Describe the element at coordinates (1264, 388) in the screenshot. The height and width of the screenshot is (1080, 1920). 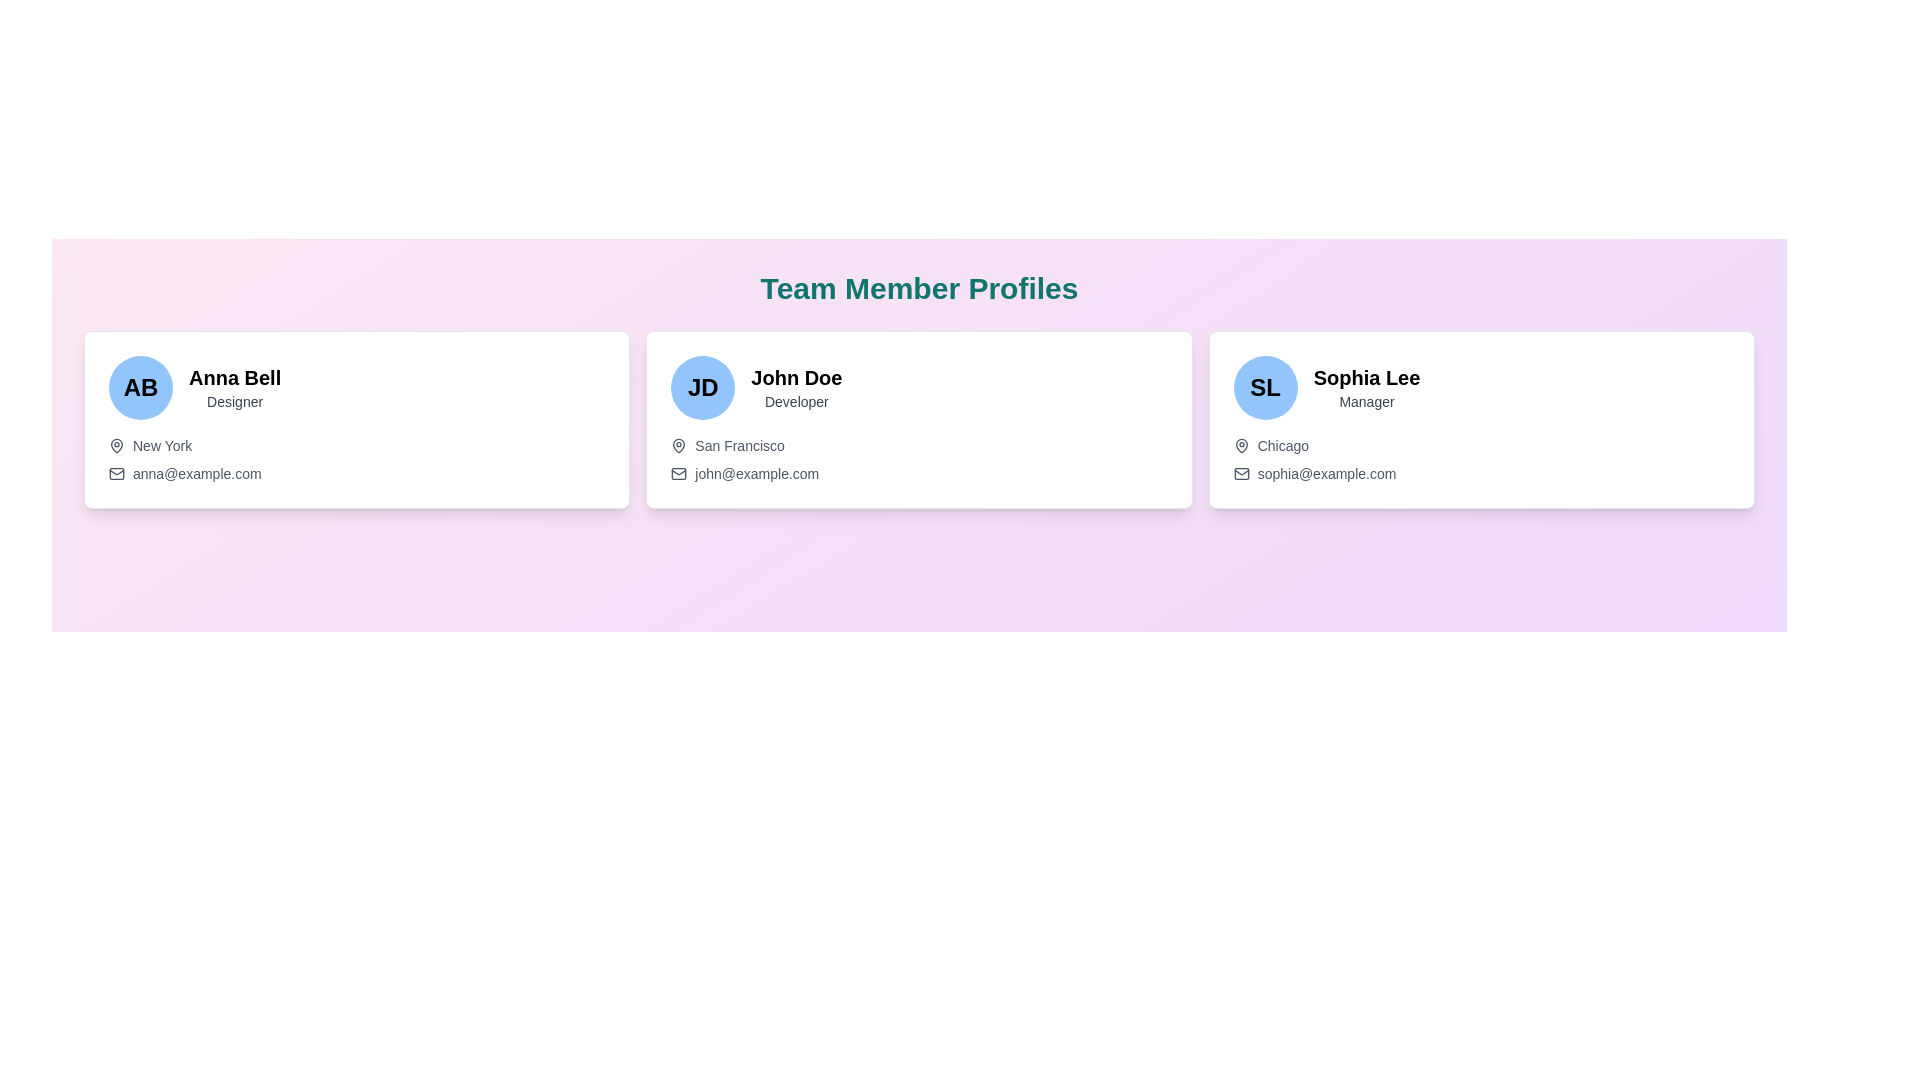
I see `the circular avatar representing 'Sophia Lee', located at the top-left corner of the profile card` at that location.